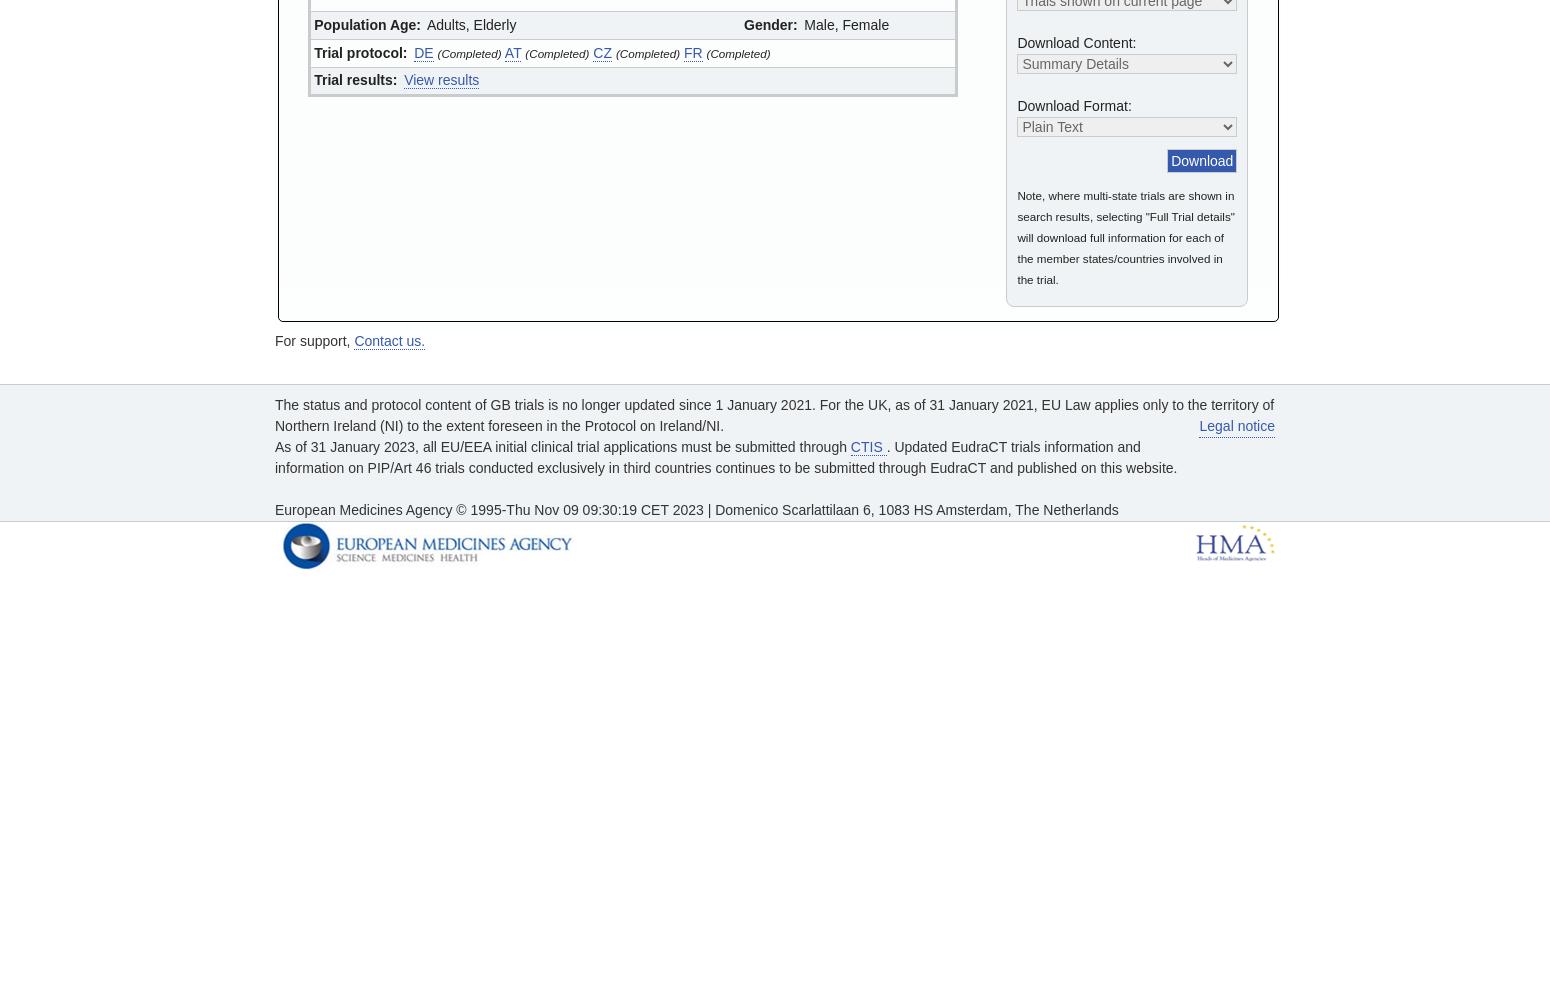 The width and height of the screenshot is (1550, 1000). Describe the element at coordinates (313, 79) in the screenshot. I see `'Trial results:'` at that location.